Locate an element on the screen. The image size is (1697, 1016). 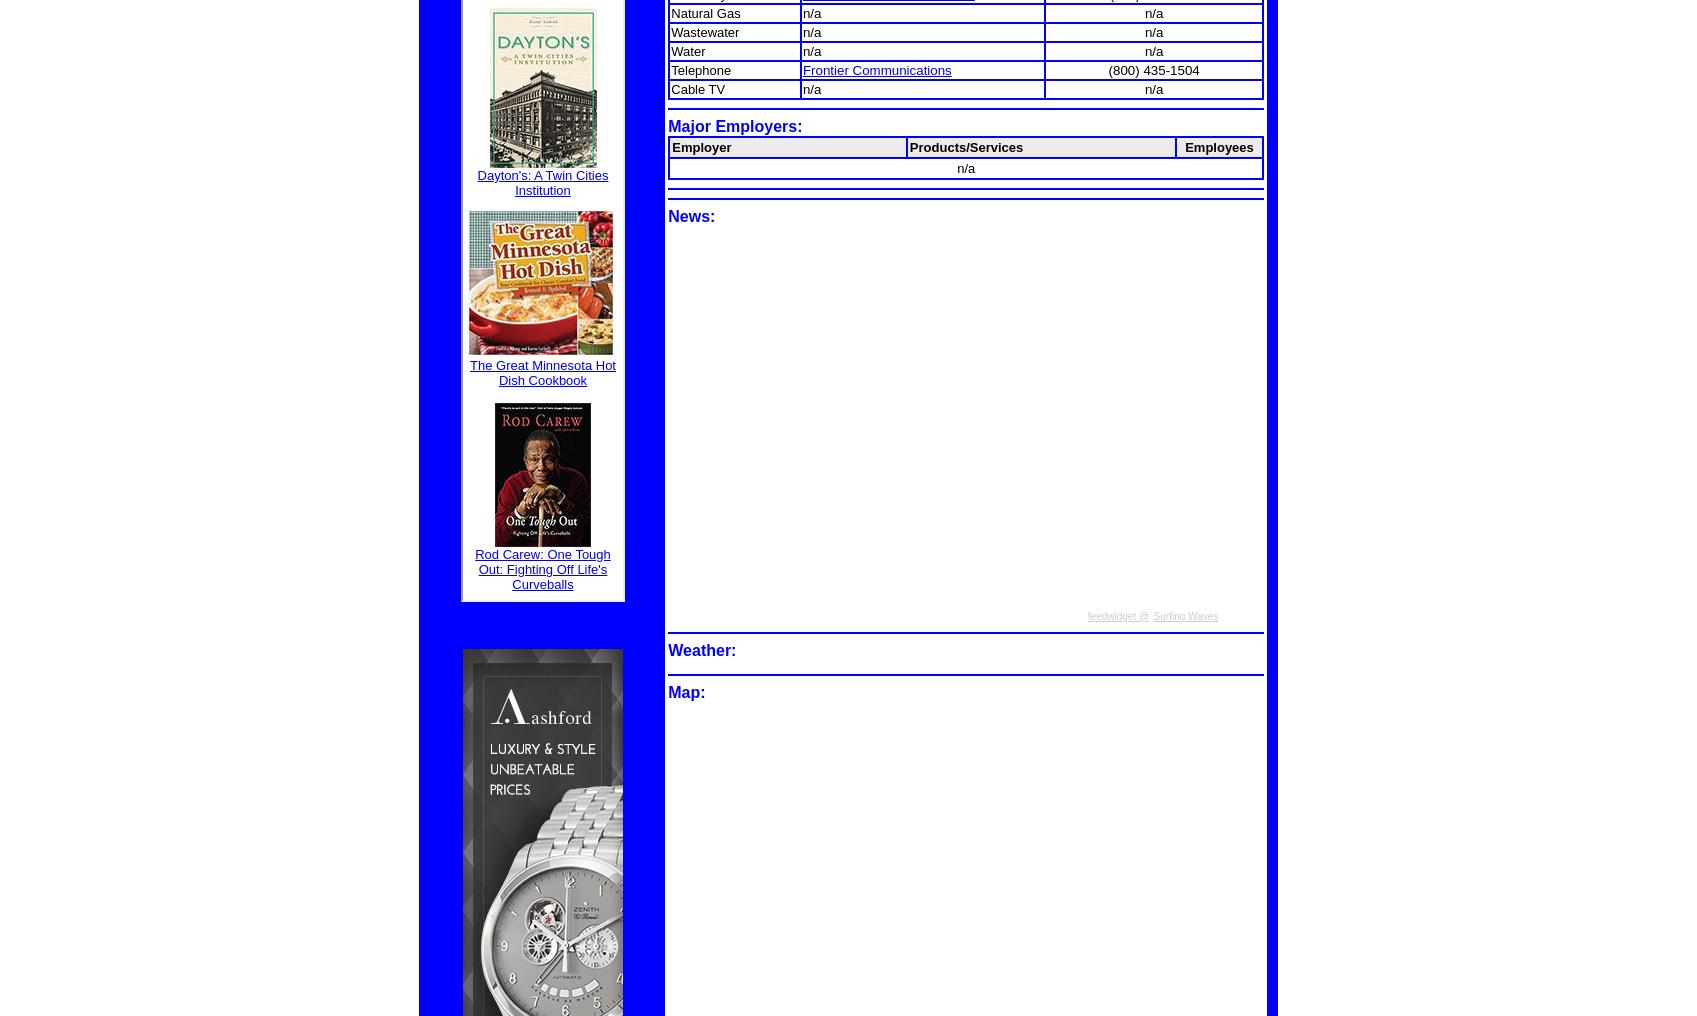
'Telephone' is located at coordinates (700, 69).